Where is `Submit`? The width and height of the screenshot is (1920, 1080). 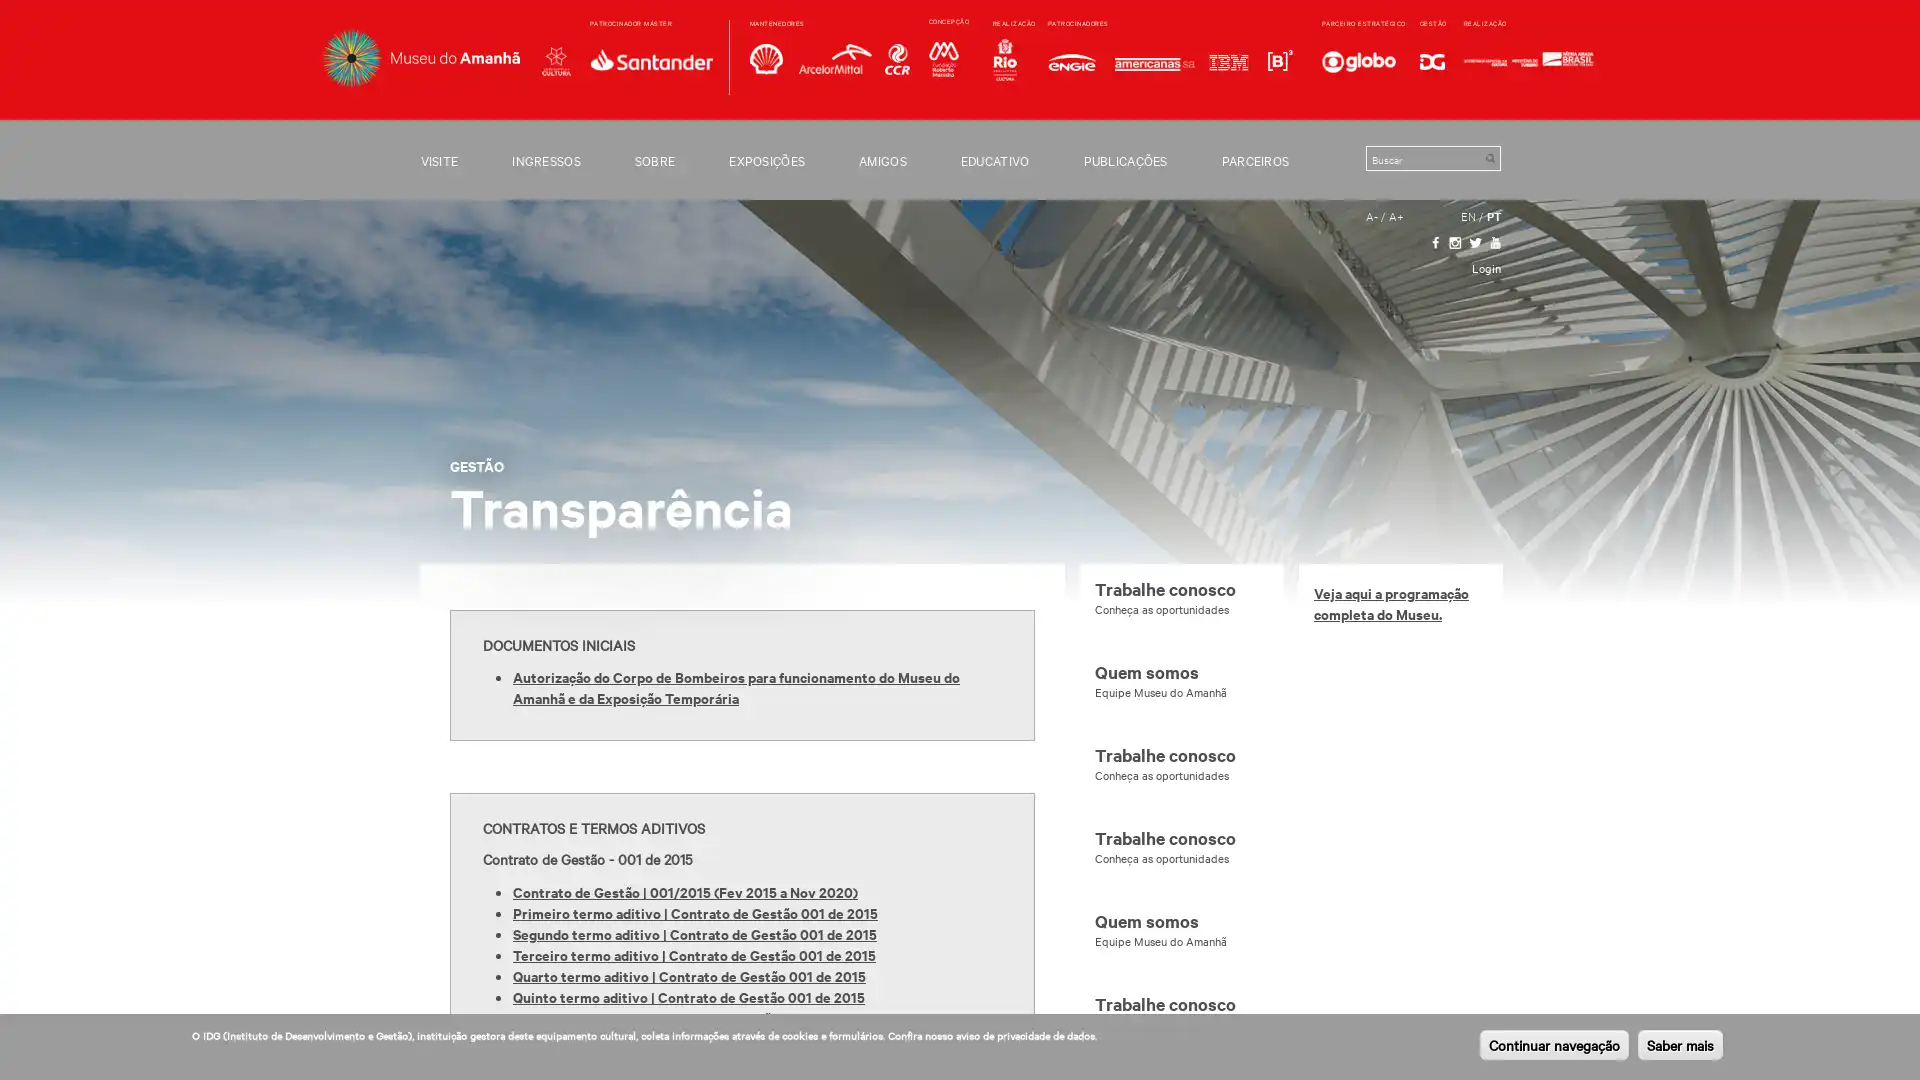
Submit is located at coordinates (1489, 157).